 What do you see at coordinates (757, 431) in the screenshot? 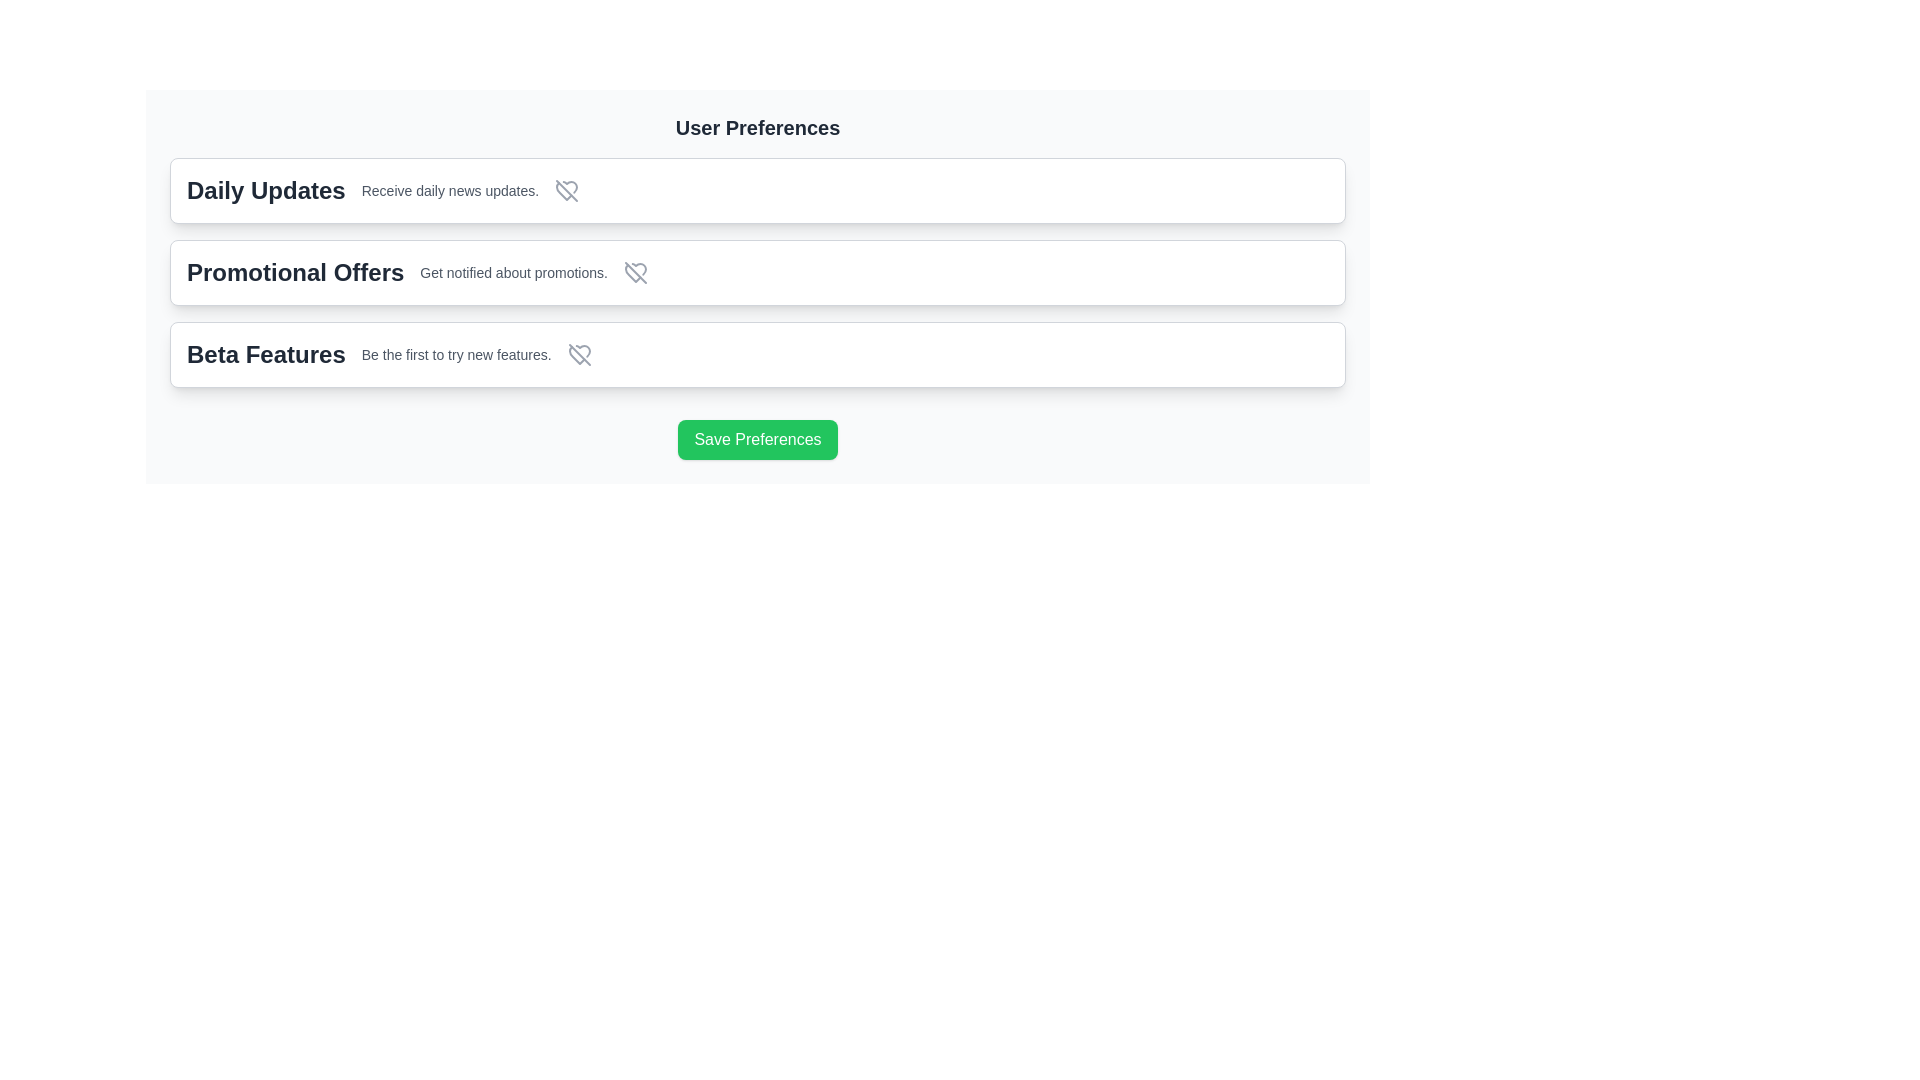
I see `the green button labeled 'Save Preferences' located at the bottom of the 'User Preferences' section` at bounding box center [757, 431].